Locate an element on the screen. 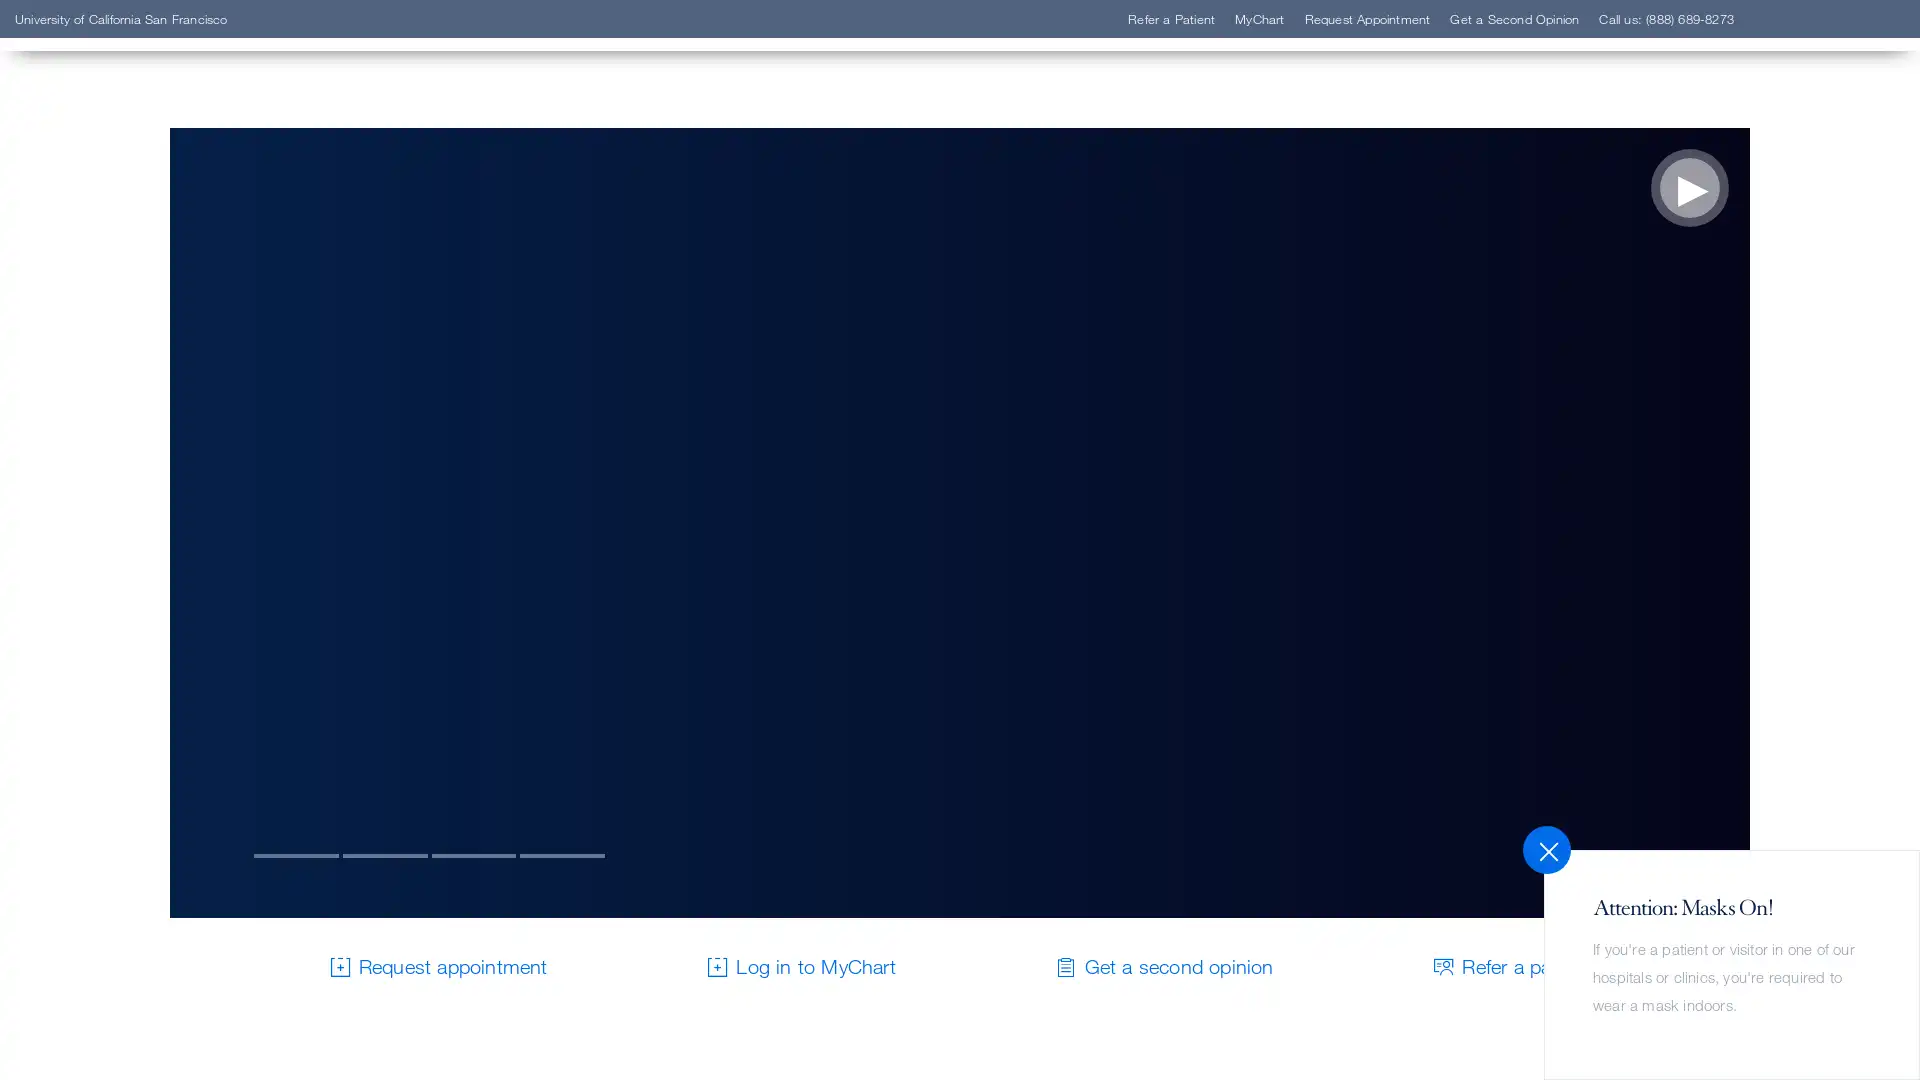 This screenshot has width=1920, height=1080. Clinics is located at coordinates (108, 353).